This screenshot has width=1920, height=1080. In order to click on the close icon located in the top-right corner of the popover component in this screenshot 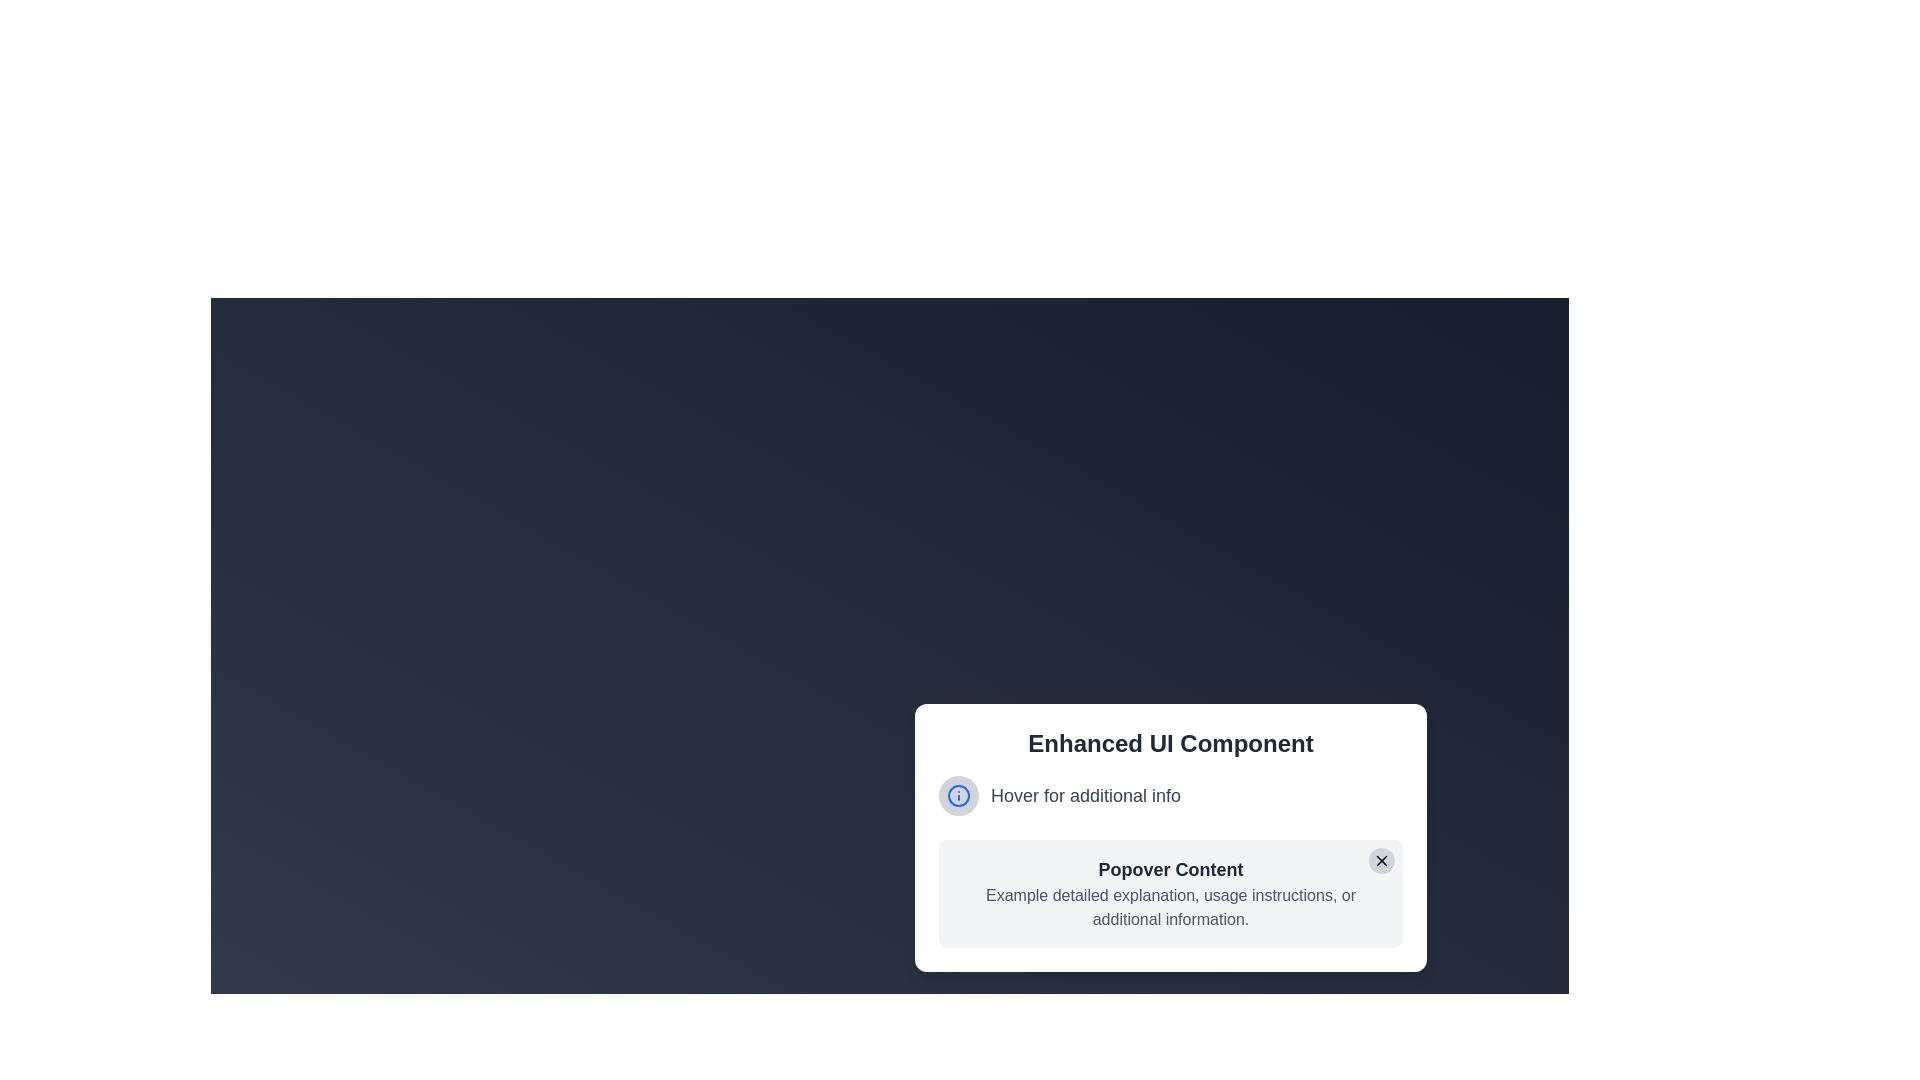, I will do `click(1381, 859)`.